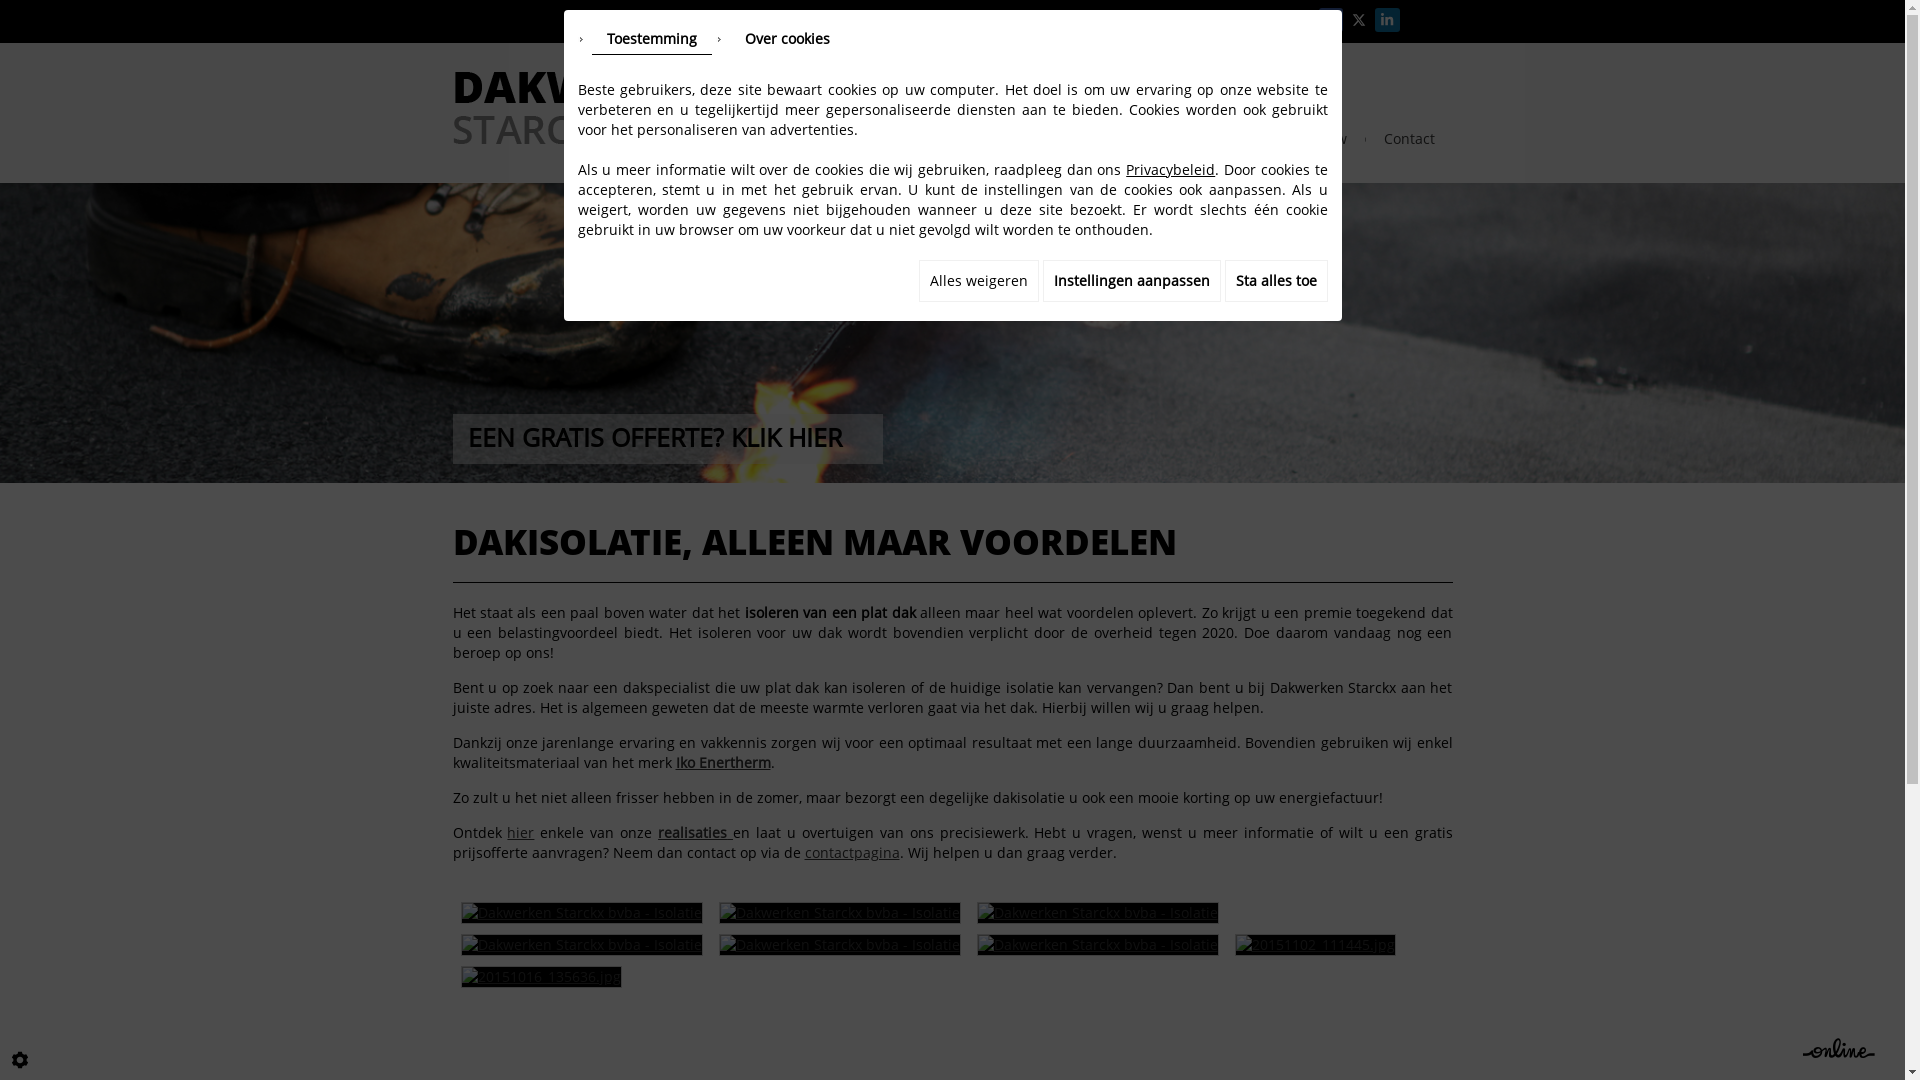 The height and width of the screenshot is (1080, 1920). What do you see at coordinates (978, 281) in the screenshot?
I see `'Alles weigeren'` at bounding box center [978, 281].